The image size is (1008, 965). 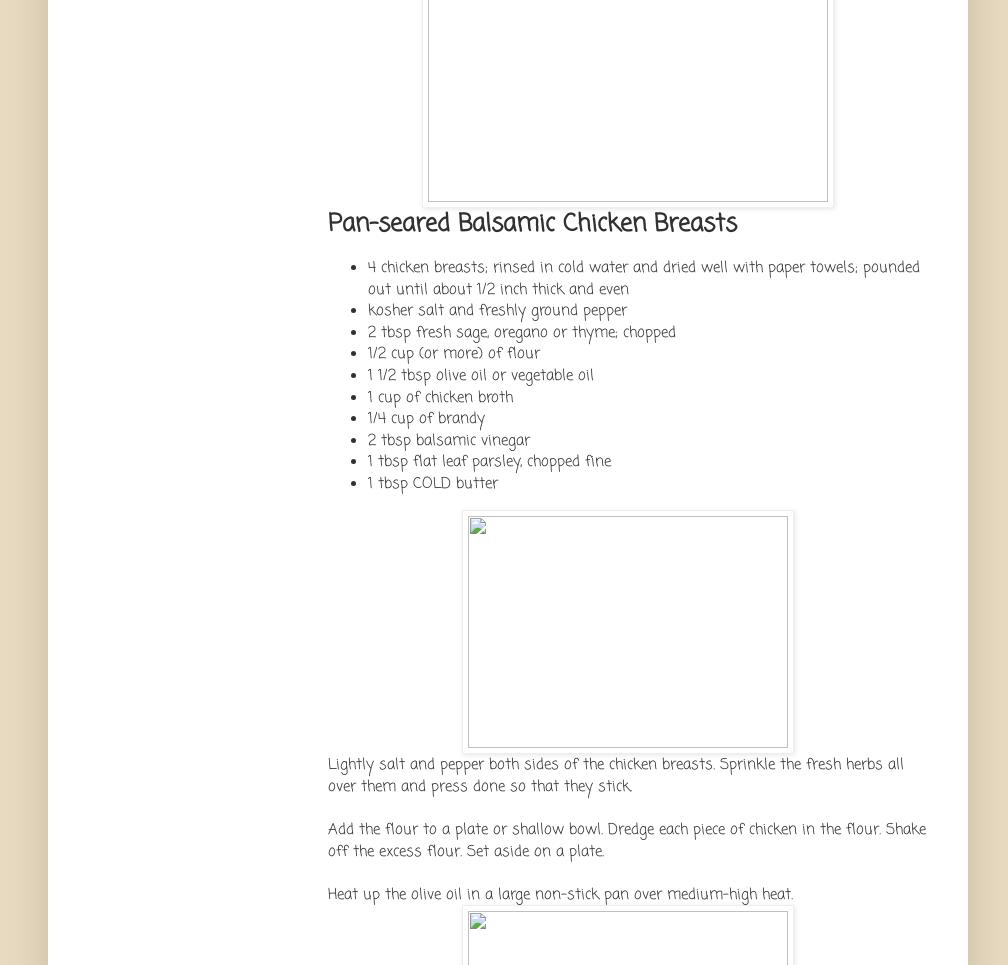 I want to click on 'Add the flour to a plate or shallow bowl. Dredge each piece of chicken in the flour. Shake off the excess flour. Set aside on a plate.', so click(x=626, y=839).